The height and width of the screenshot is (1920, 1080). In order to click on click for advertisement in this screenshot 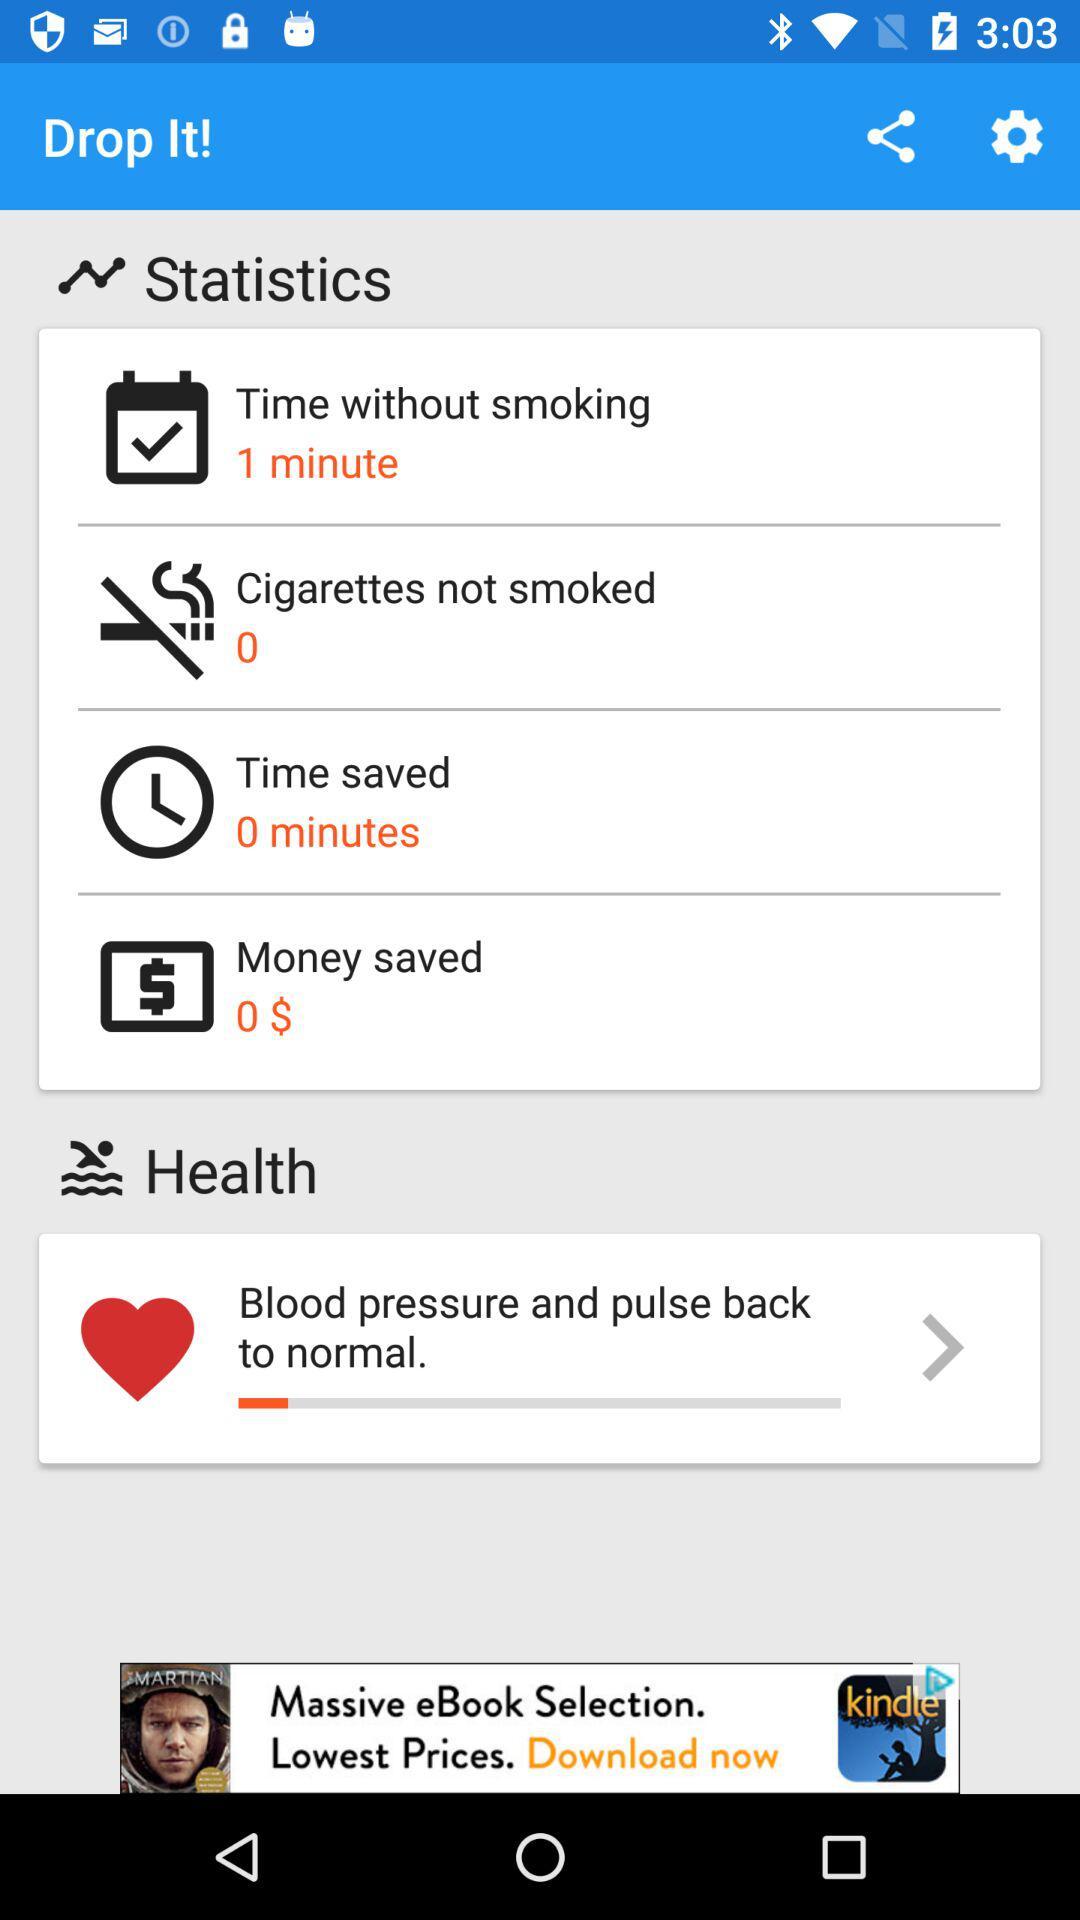, I will do `click(540, 1727)`.